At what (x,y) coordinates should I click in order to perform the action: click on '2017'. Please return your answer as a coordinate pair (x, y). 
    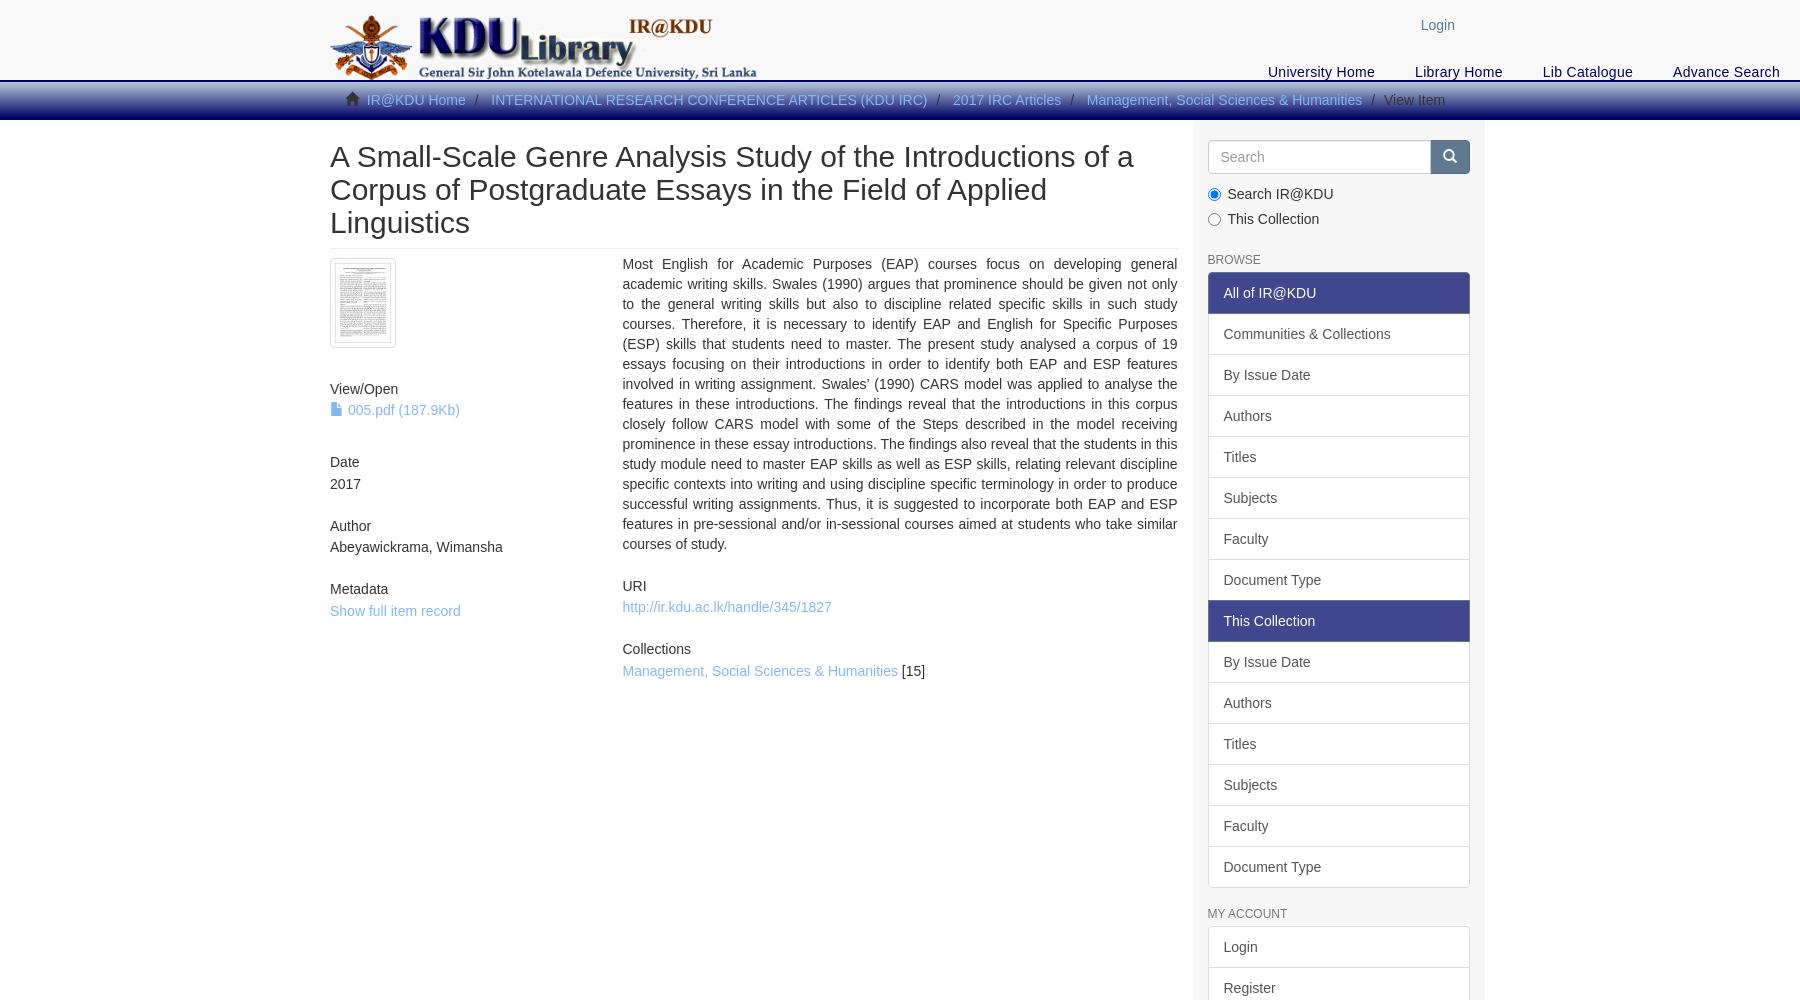
    Looking at the image, I should click on (345, 482).